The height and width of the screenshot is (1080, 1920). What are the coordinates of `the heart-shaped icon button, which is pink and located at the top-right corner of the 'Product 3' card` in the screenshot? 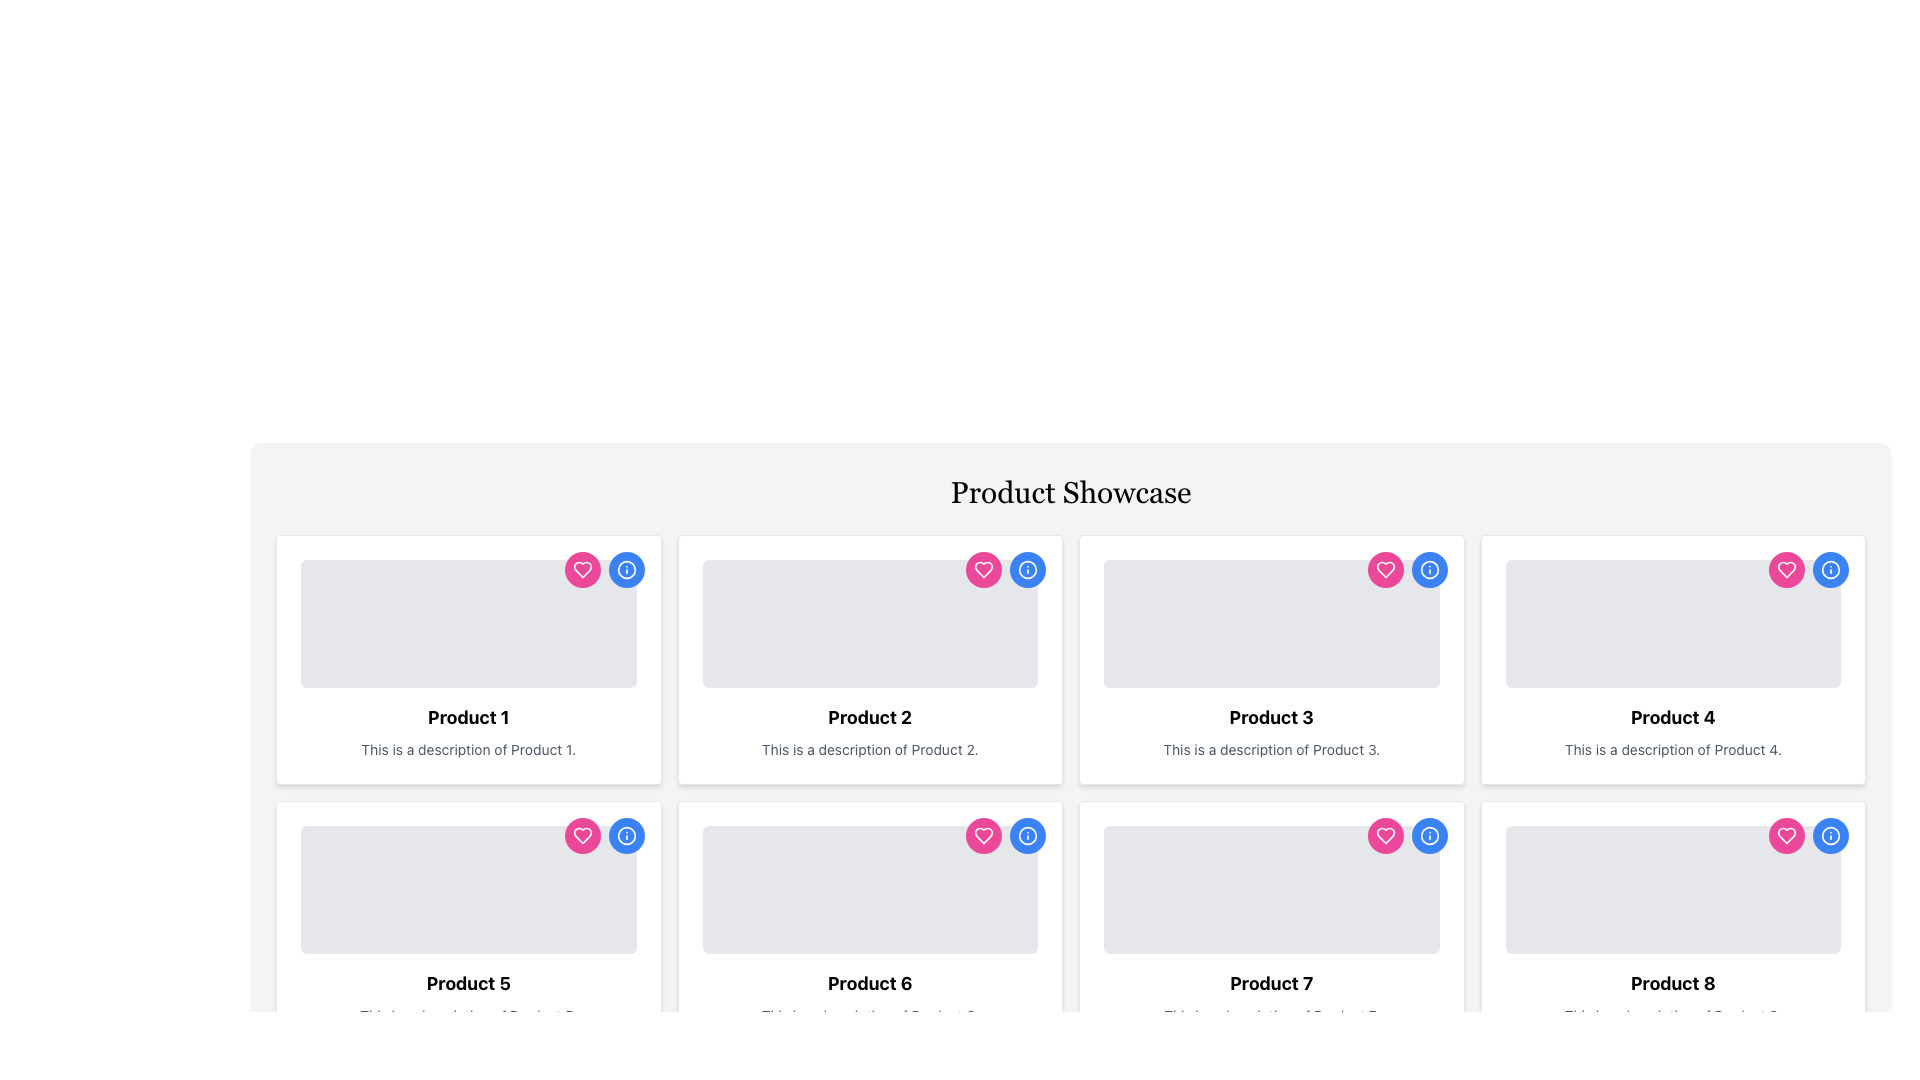 It's located at (1384, 570).